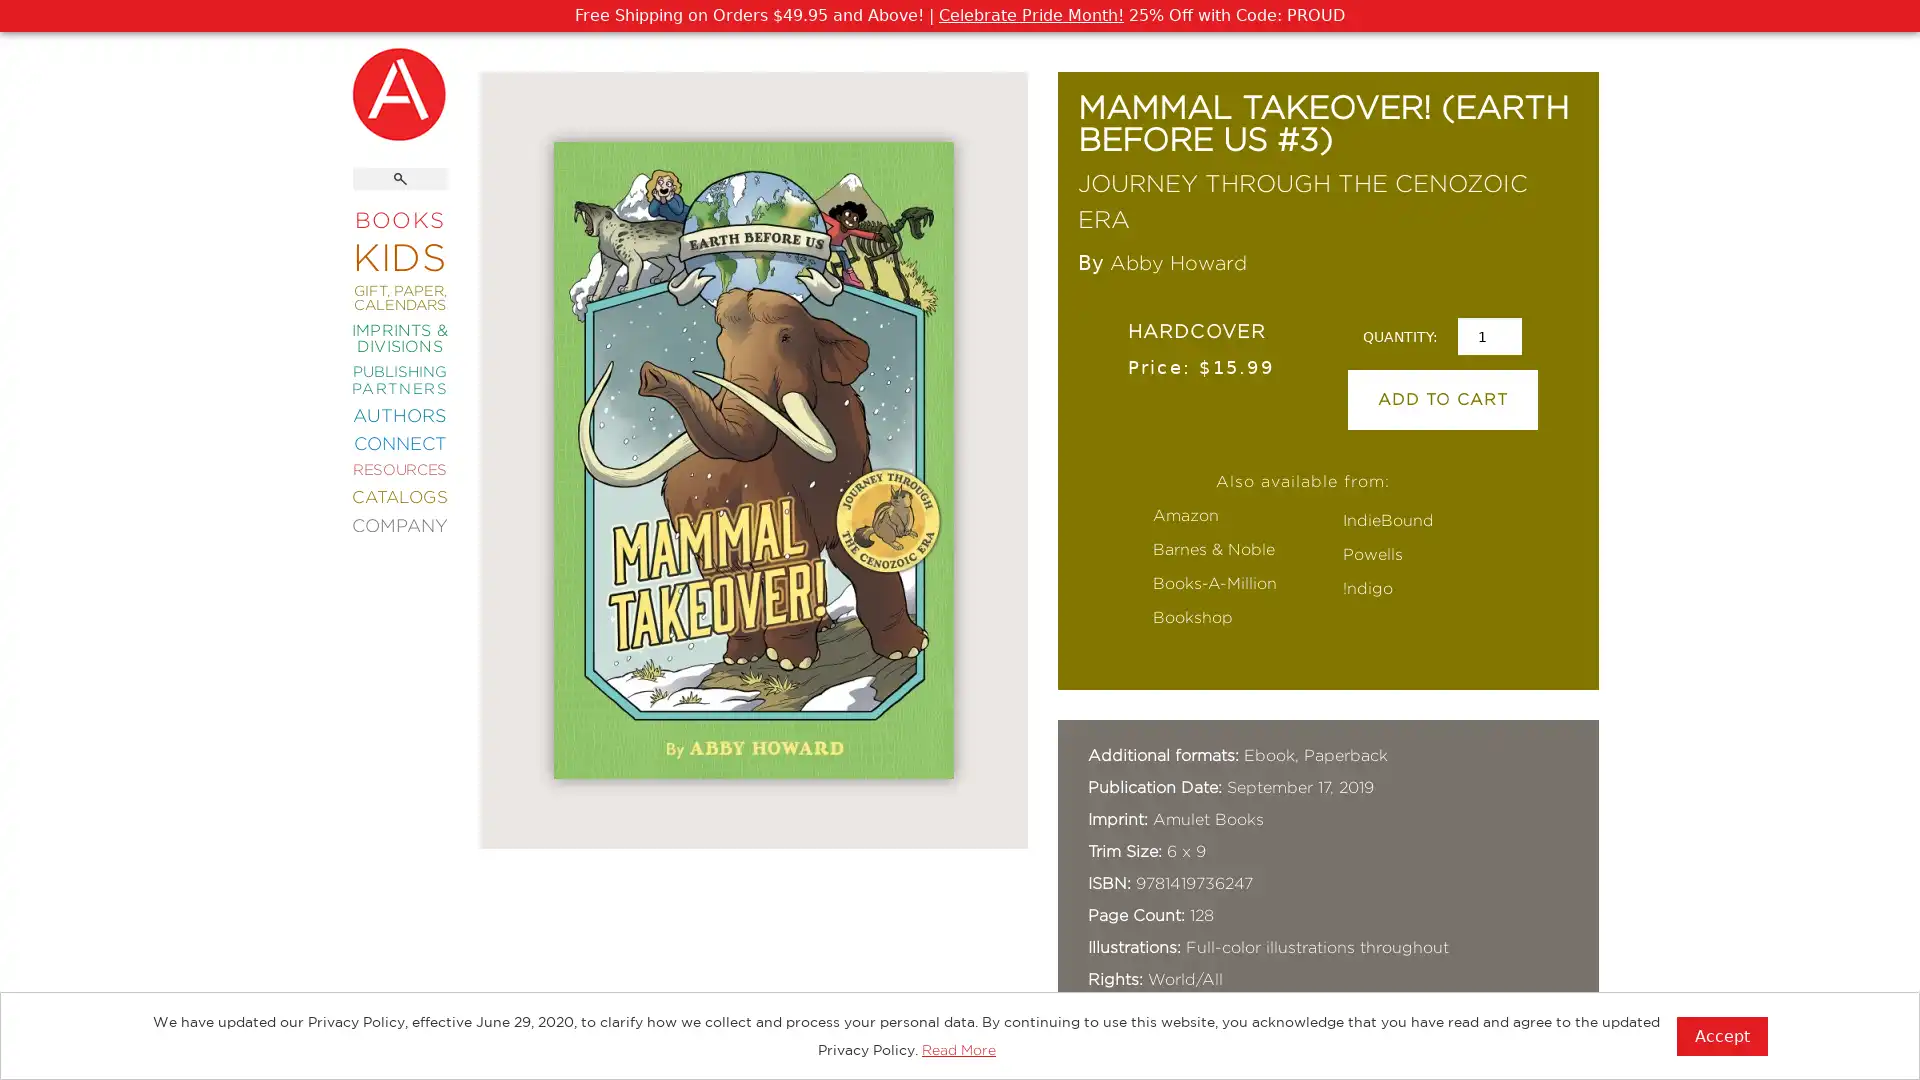  I want to click on RESOURCES, so click(399, 469).